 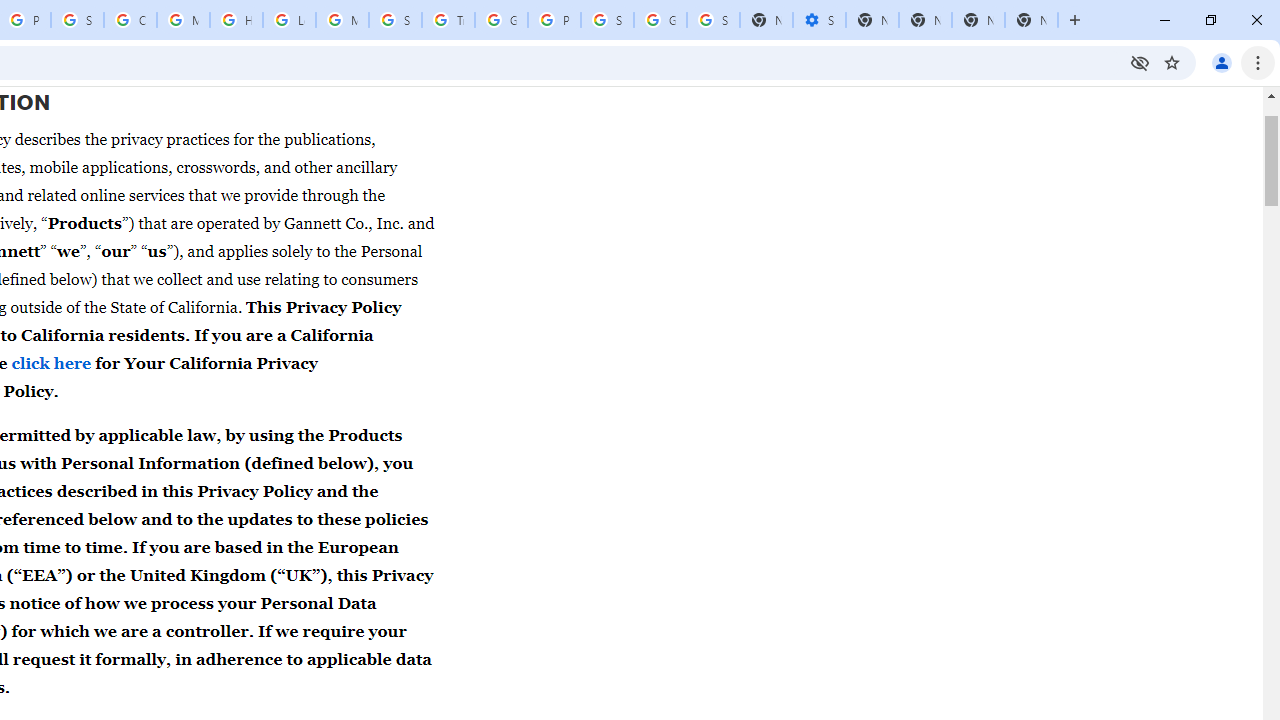 What do you see at coordinates (1171, 61) in the screenshot?
I see `'Bookmark this tab'` at bounding box center [1171, 61].